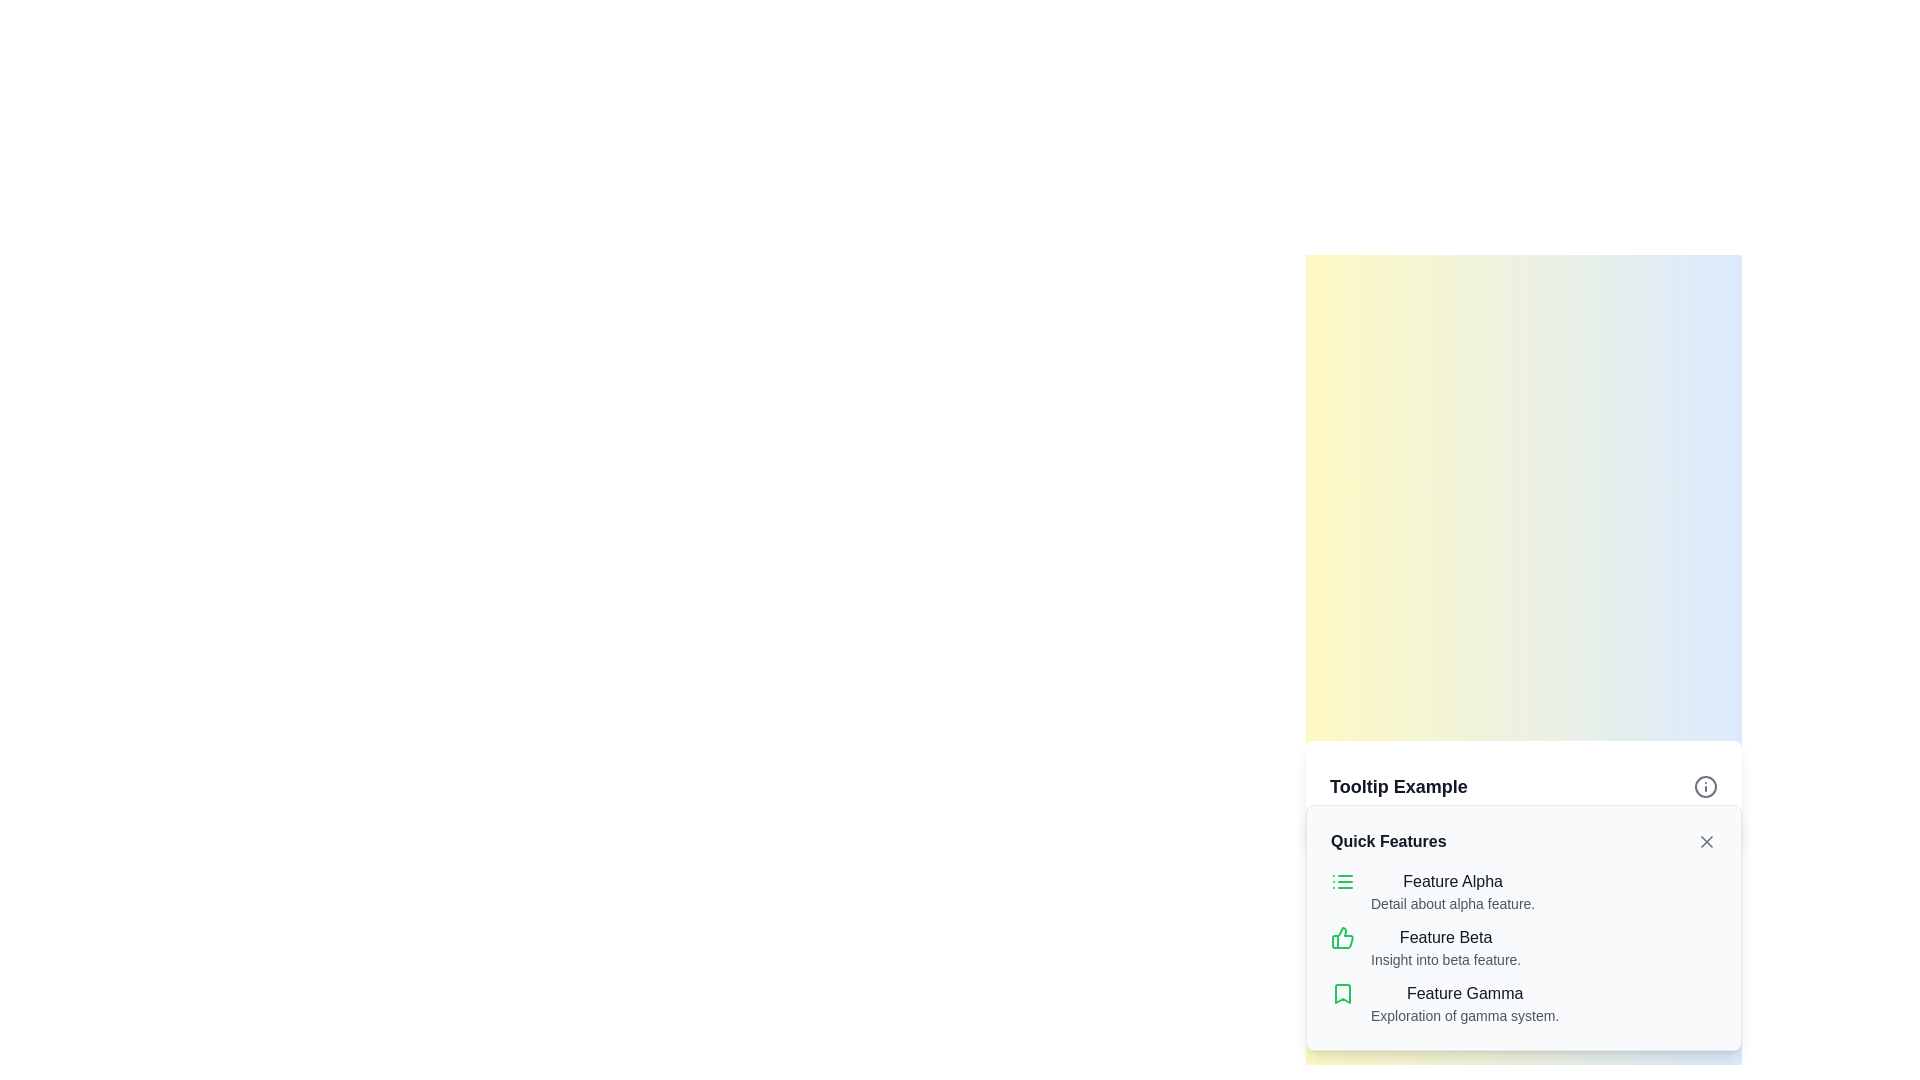  What do you see at coordinates (1465, 1015) in the screenshot?
I see `the descriptive text label providing supplementary information about the 'Feature Gamma' functionality, located beneath the title text 'Feature Gamma' in the bottom-right section of the modal under 'Quick Features'` at bounding box center [1465, 1015].